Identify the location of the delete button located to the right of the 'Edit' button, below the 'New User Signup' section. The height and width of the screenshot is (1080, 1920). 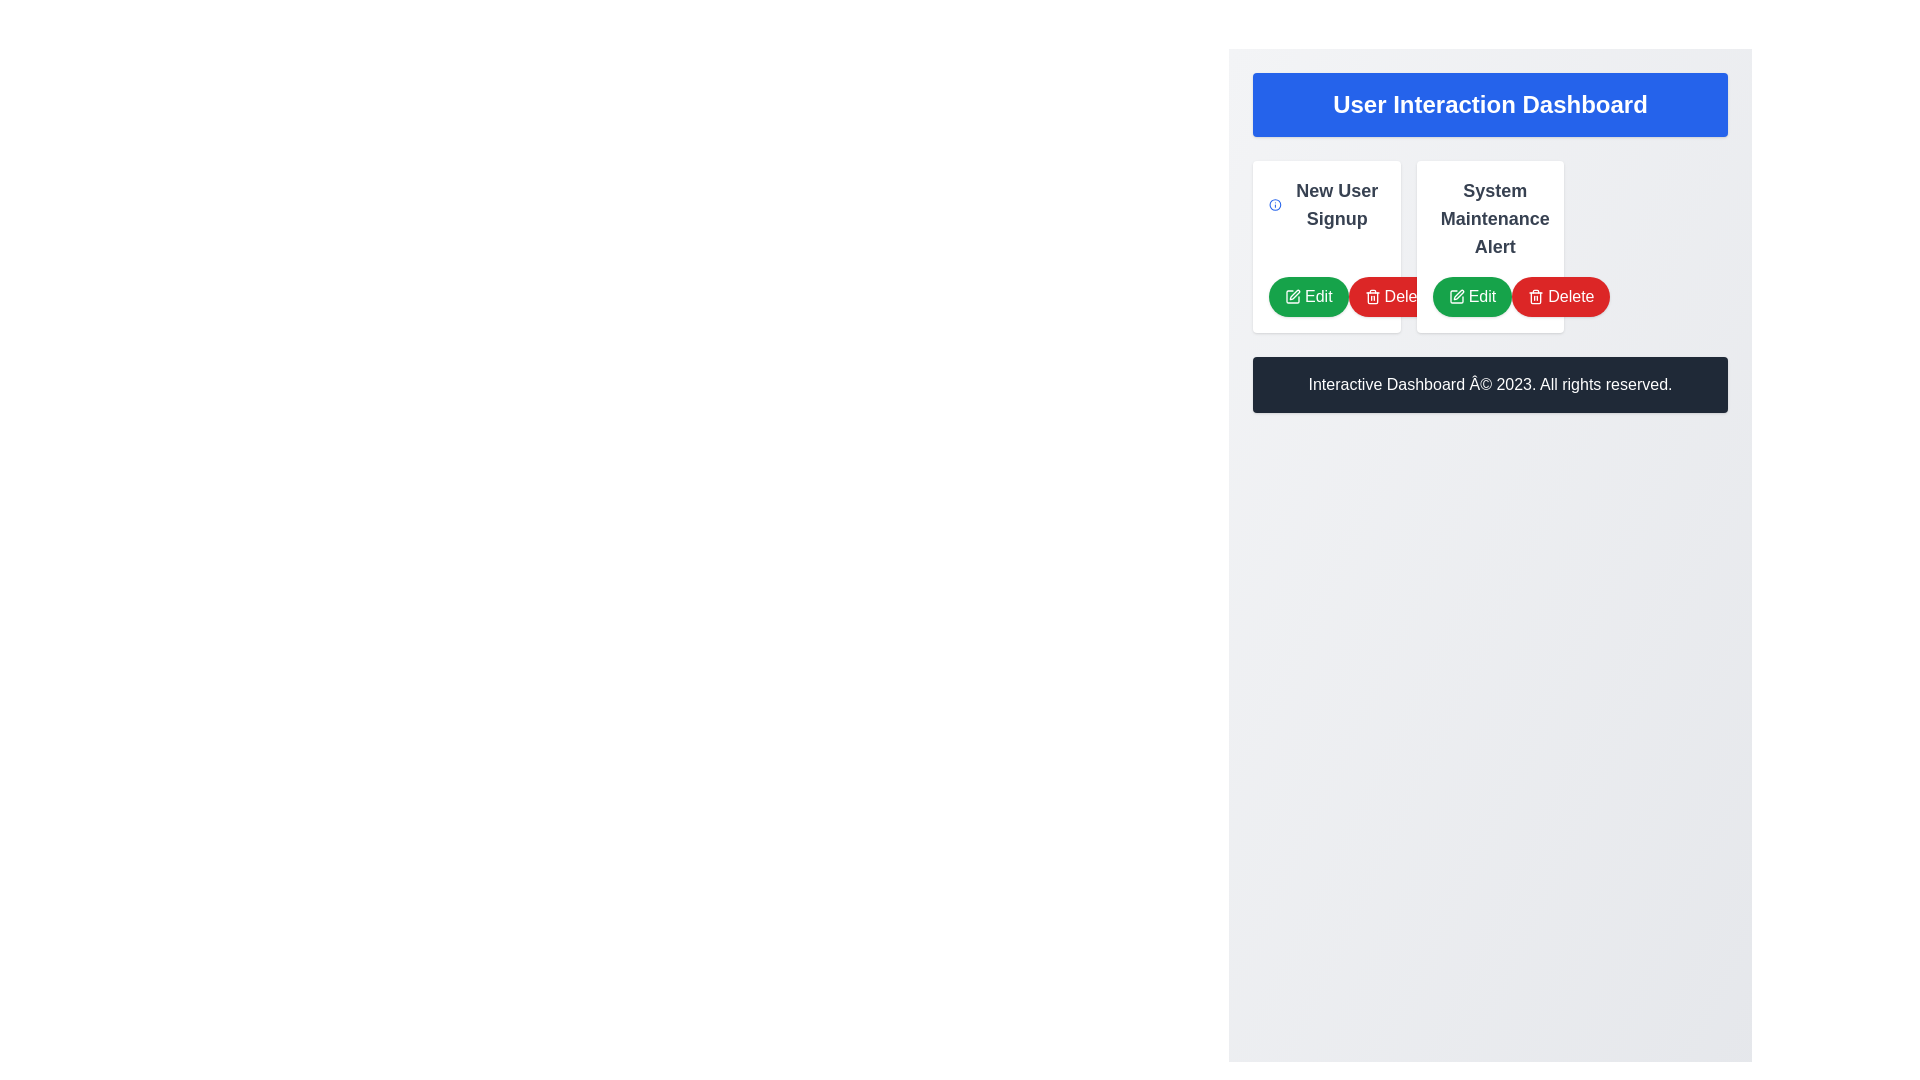
(1396, 297).